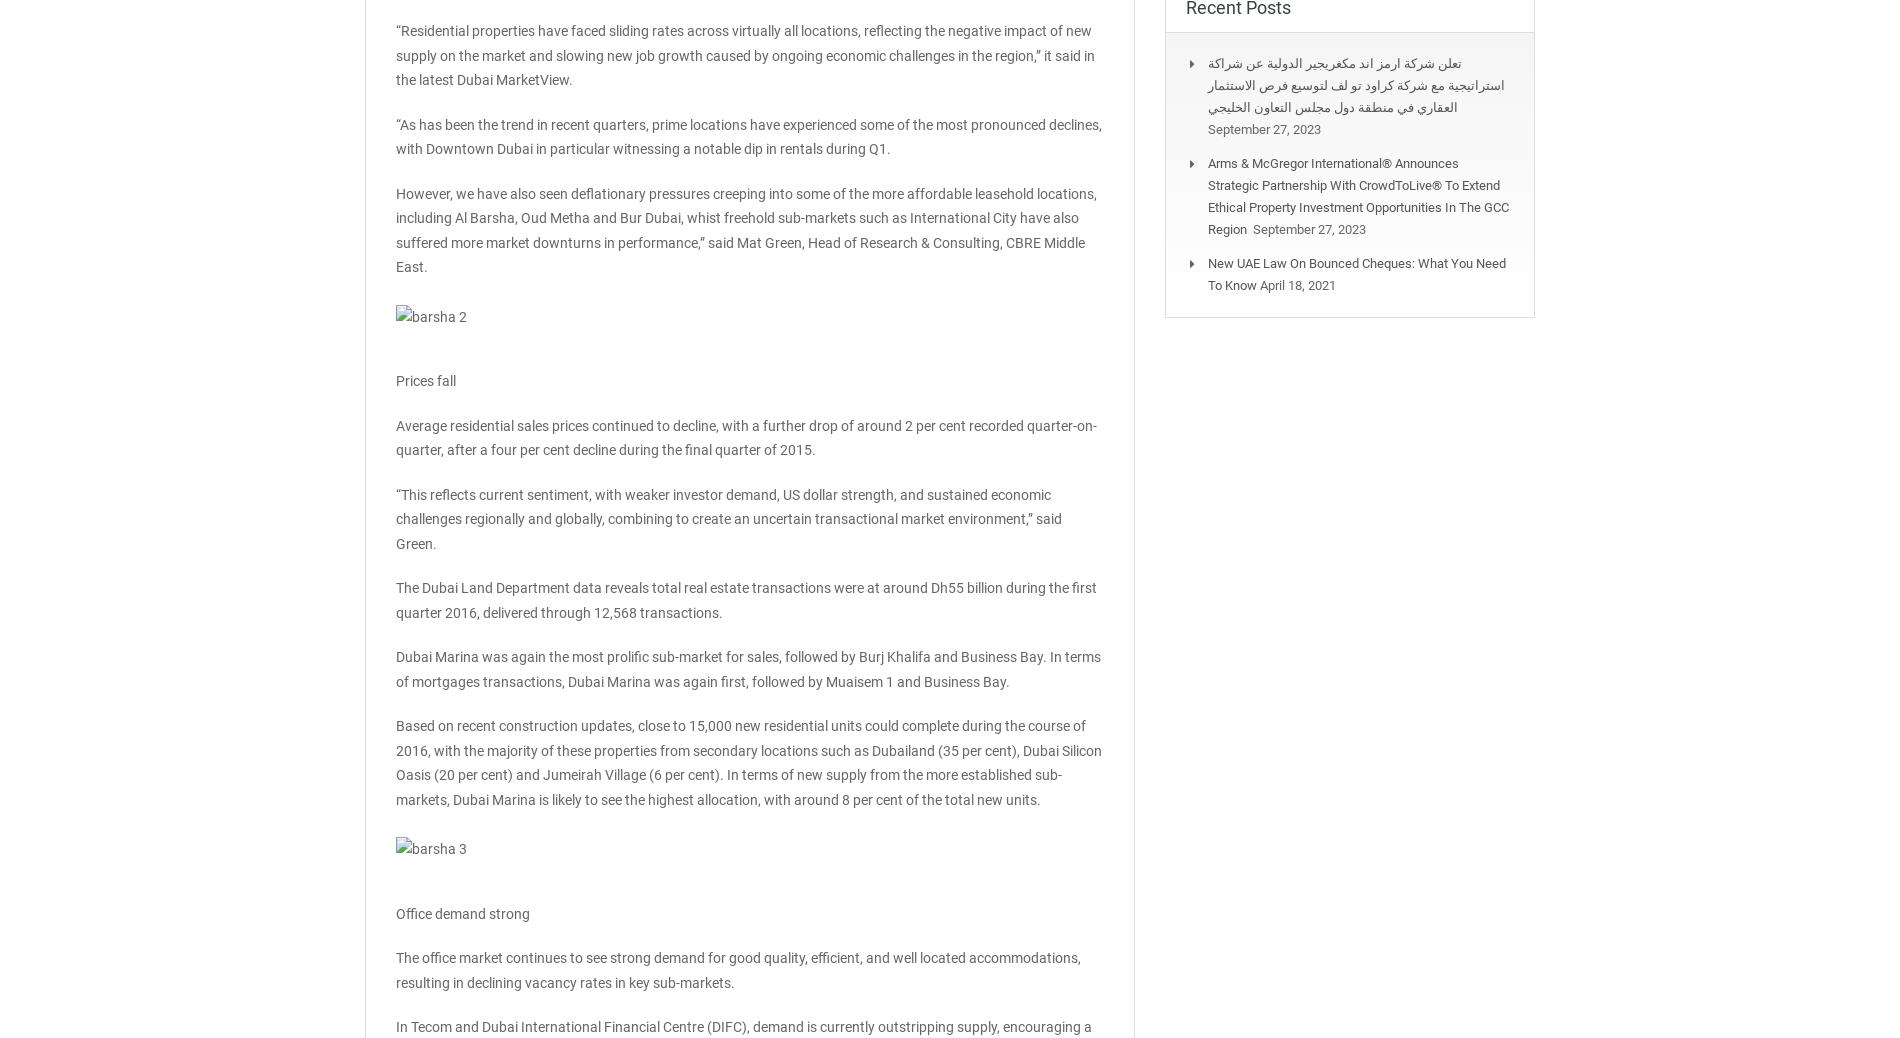 The height and width of the screenshot is (1038, 1900). Describe the element at coordinates (1355, 274) in the screenshot. I see `'New UAE law on bounced cheques: What you need to know'` at that location.